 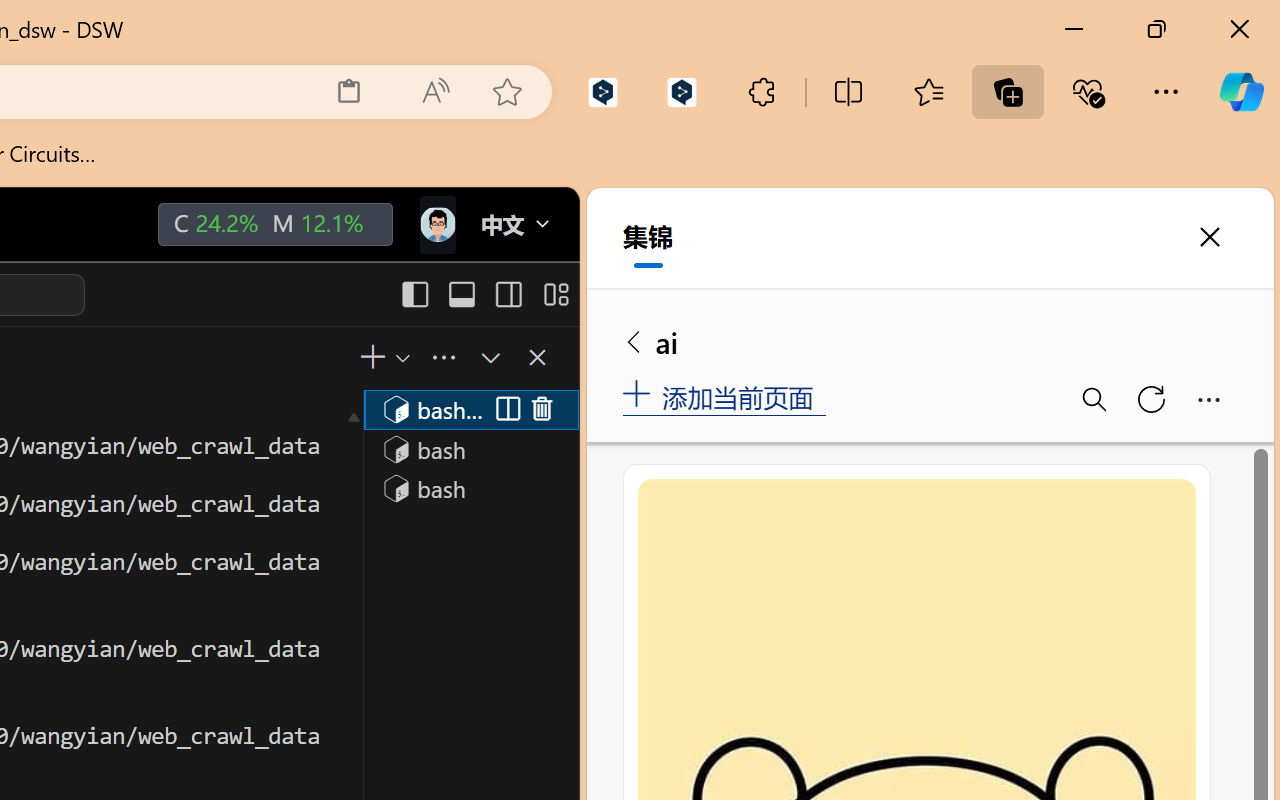 What do you see at coordinates (554, 294) in the screenshot?
I see `'Customize Layout...'` at bounding box center [554, 294].